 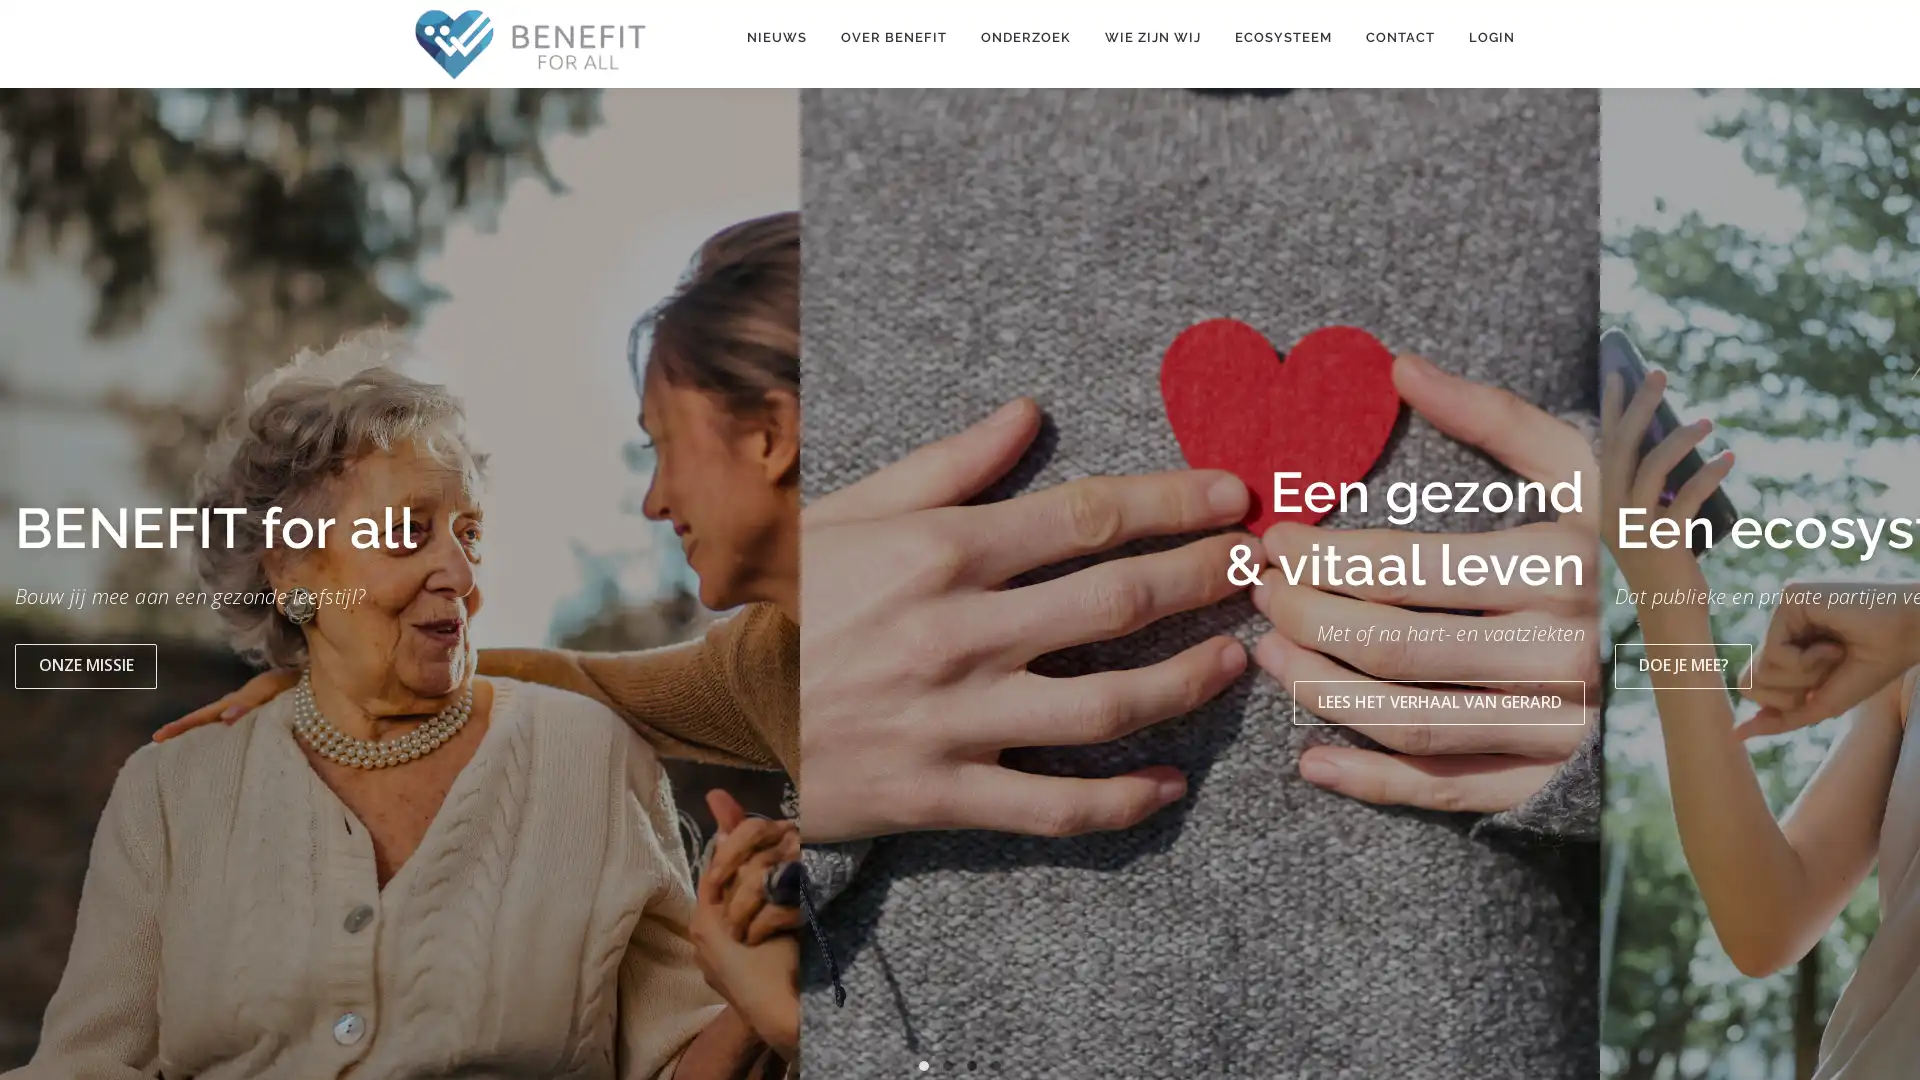 I want to click on Previous, so click(x=37, y=589).